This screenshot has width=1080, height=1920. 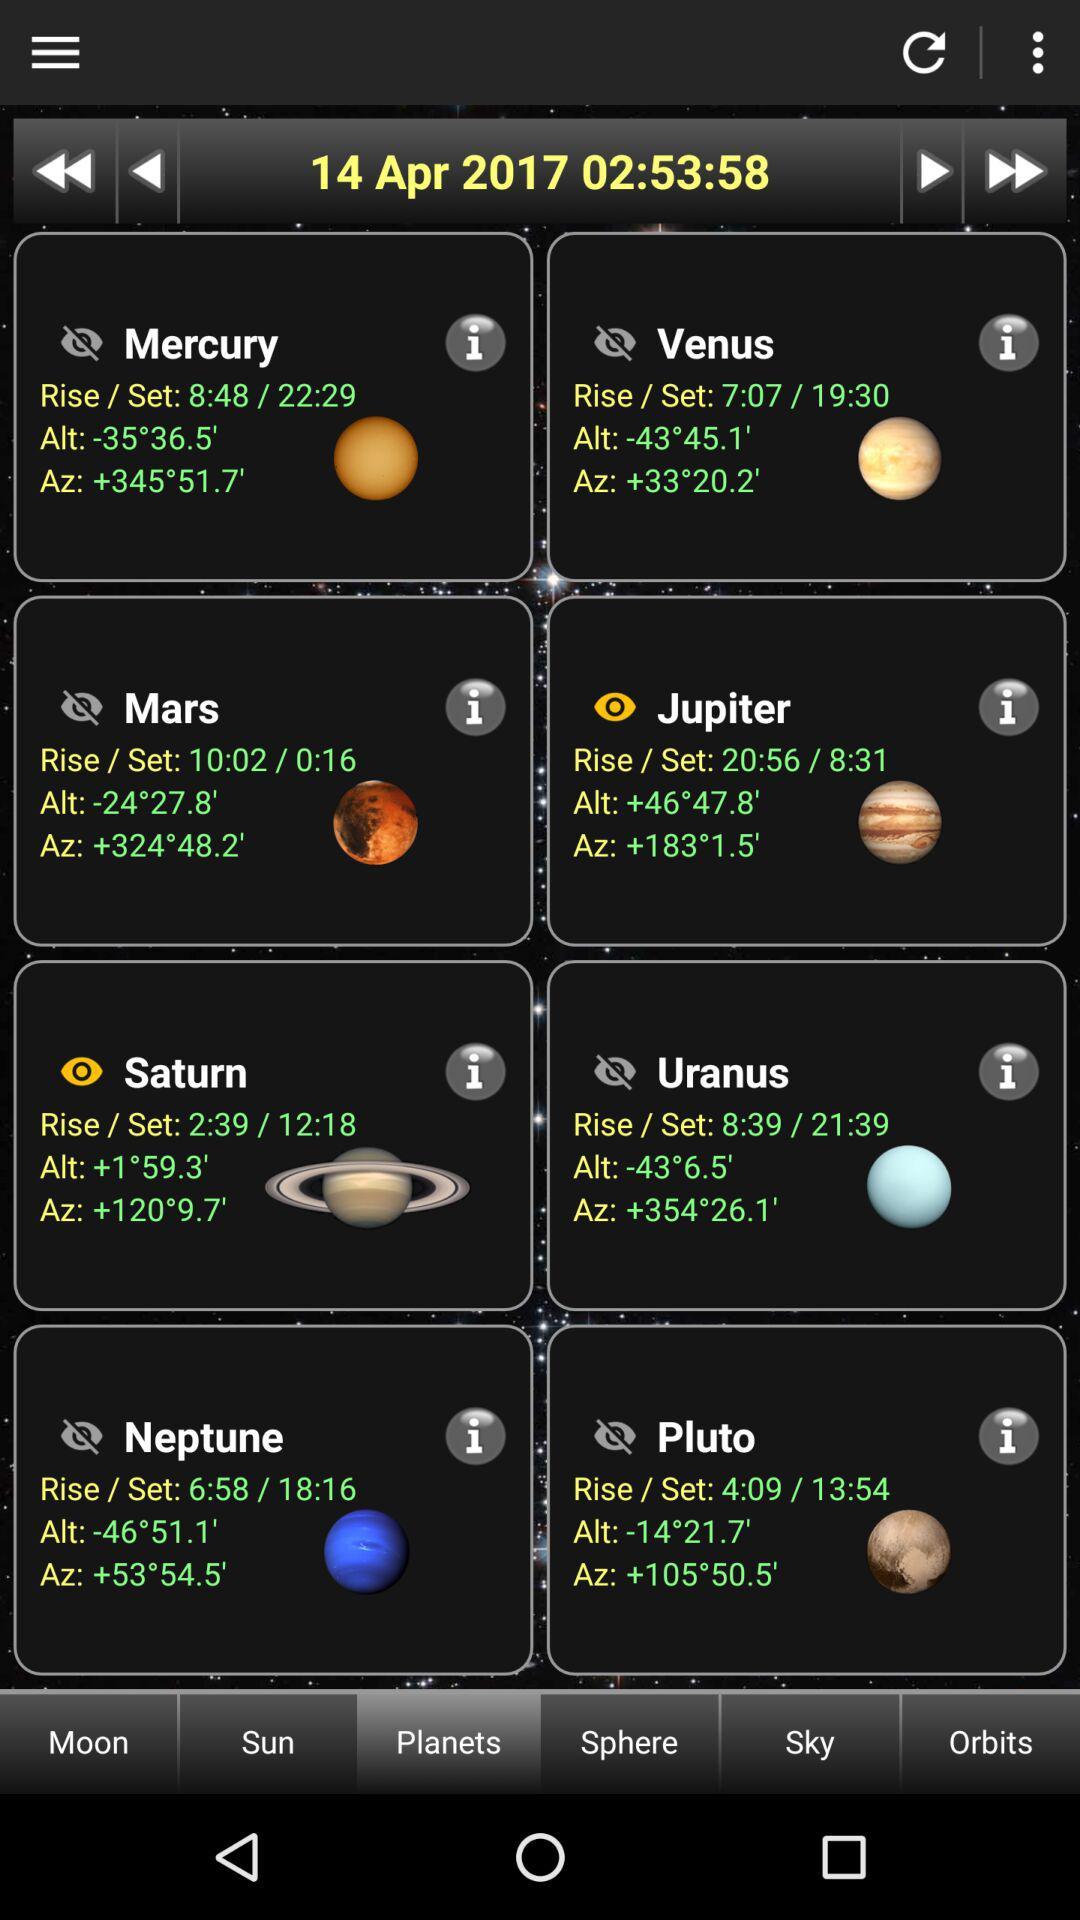 What do you see at coordinates (924, 52) in the screenshot?
I see `come back` at bounding box center [924, 52].